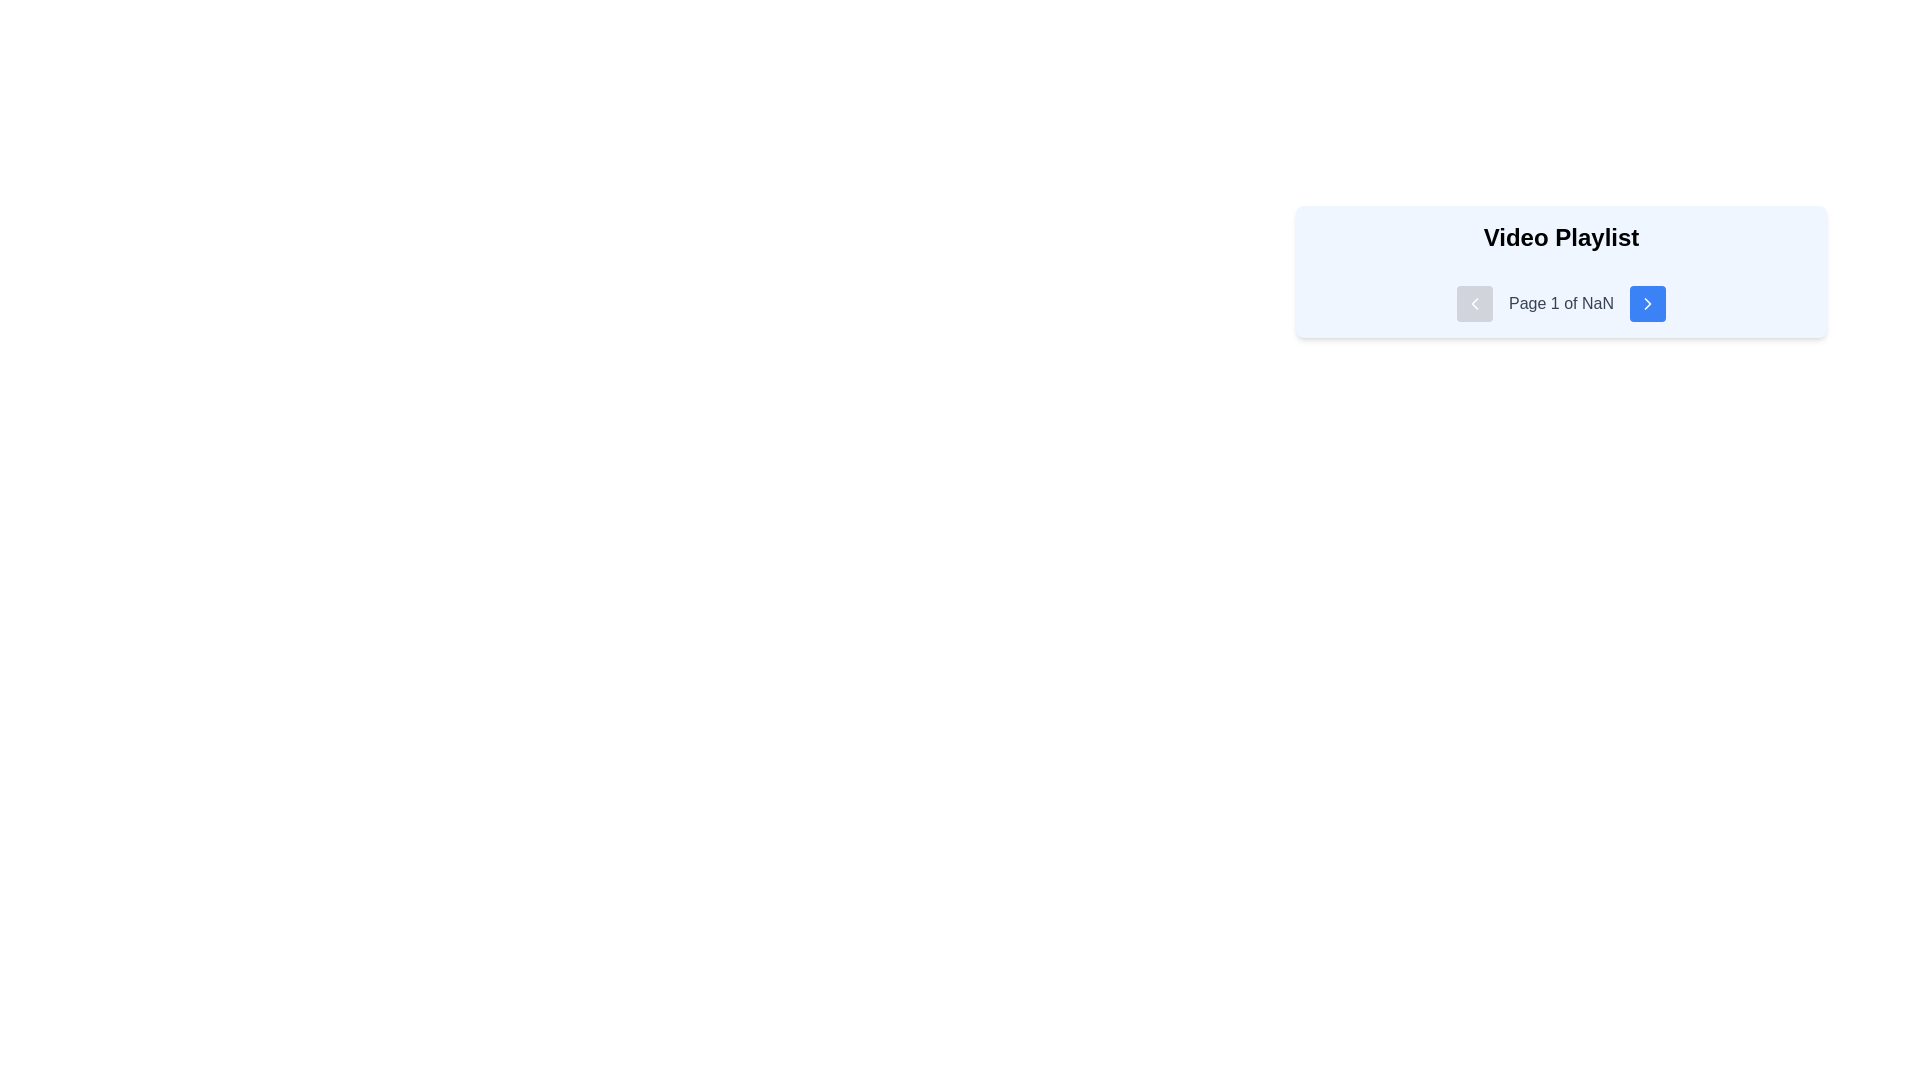  I want to click on the Chevron icon or navigation arrow located at the far right of the control section labeled 'Page 1 of NaN' under 'Video Playlist', so click(1647, 304).